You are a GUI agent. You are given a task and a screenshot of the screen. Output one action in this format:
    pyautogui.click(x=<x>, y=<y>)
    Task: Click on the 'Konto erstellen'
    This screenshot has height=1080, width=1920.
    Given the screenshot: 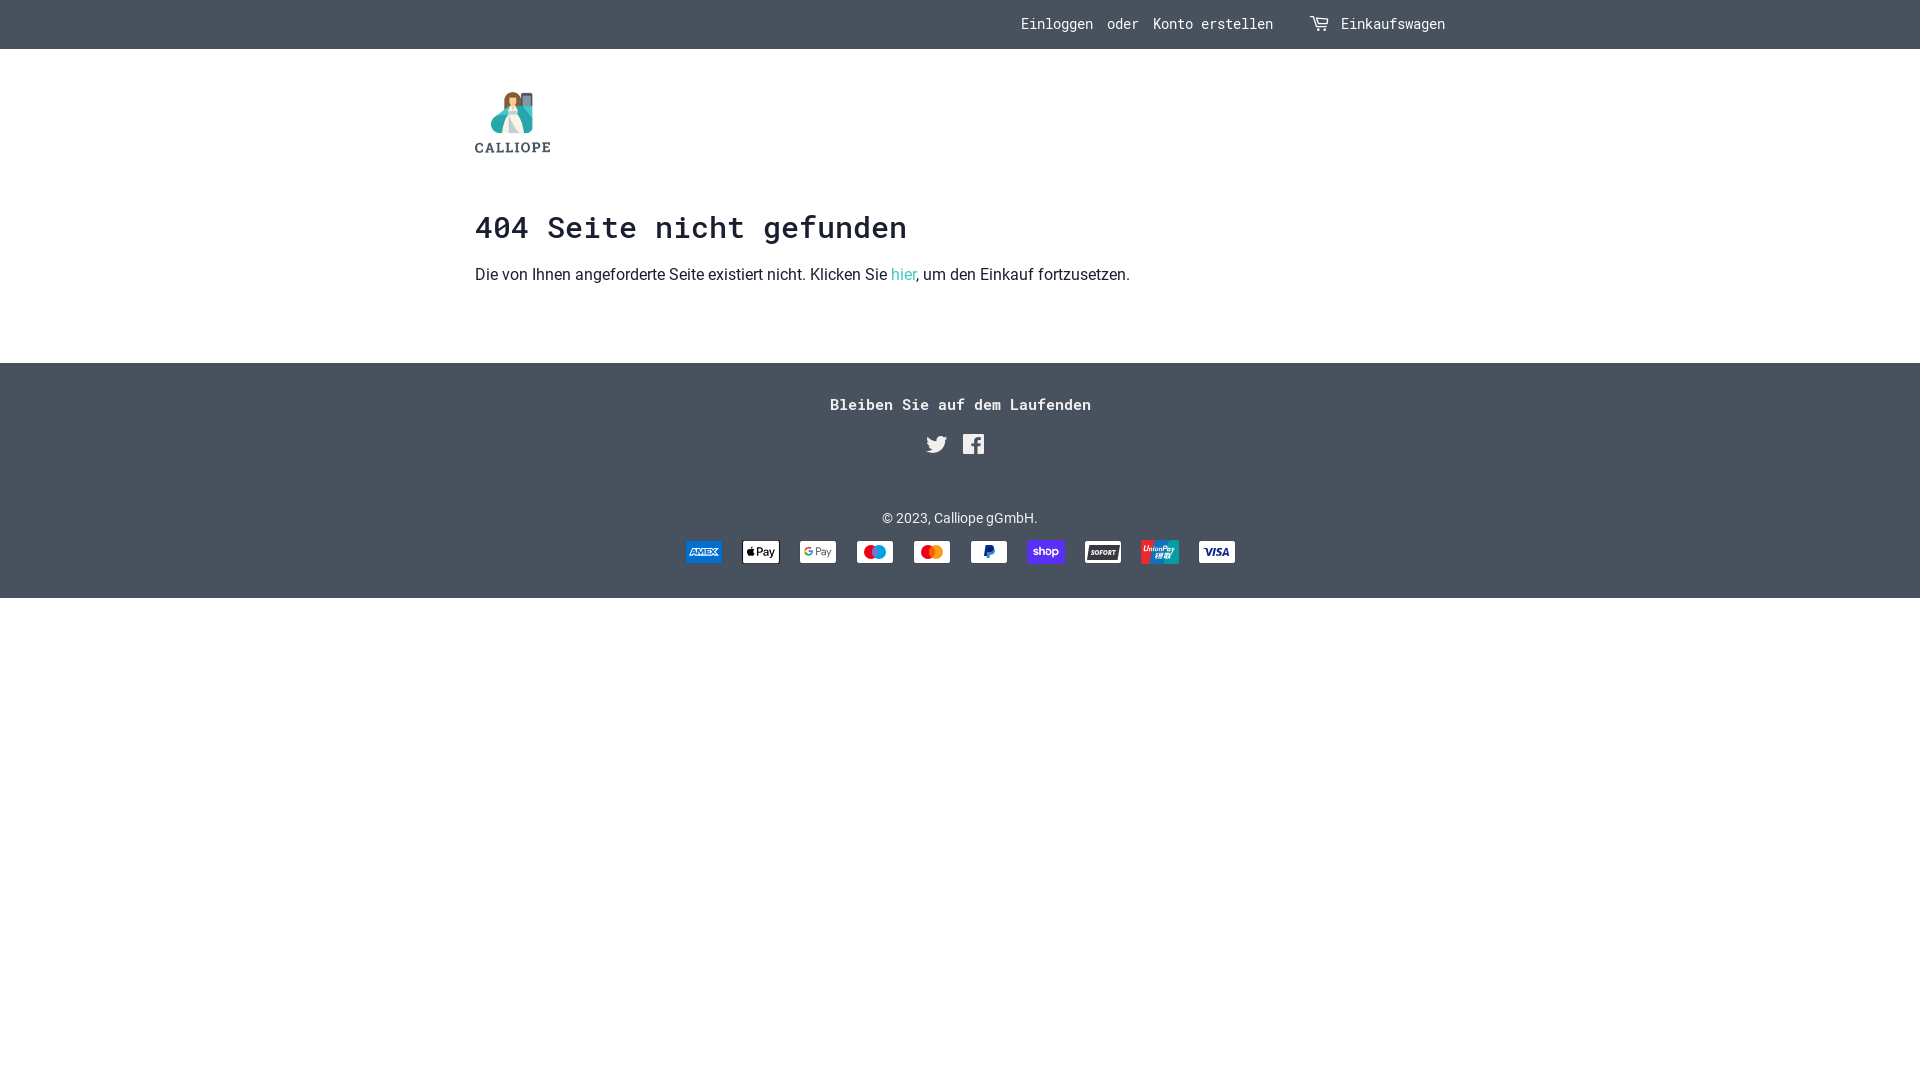 What is the action you would take?
    pyautogui.click(x=1212, y=23)
    